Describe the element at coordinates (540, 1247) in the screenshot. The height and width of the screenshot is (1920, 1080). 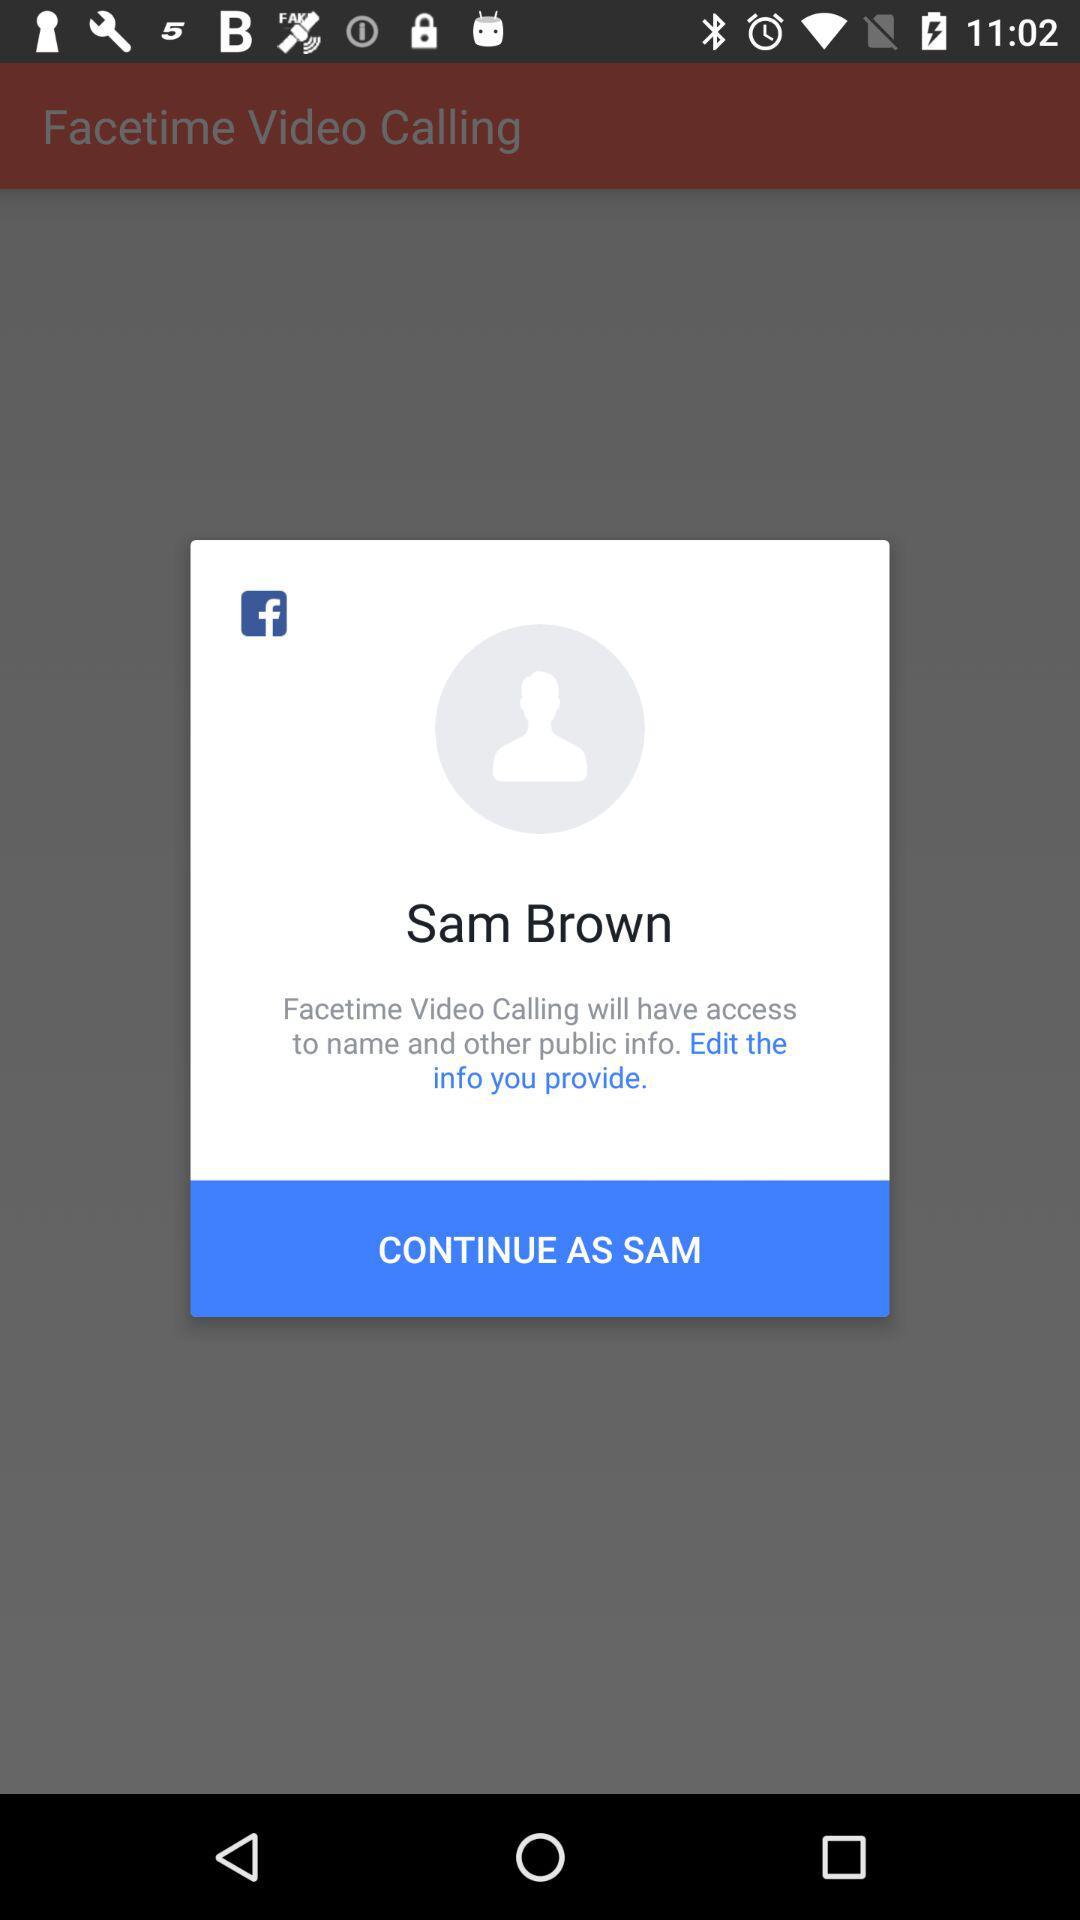
I see `the continue as sam icon` at that location.